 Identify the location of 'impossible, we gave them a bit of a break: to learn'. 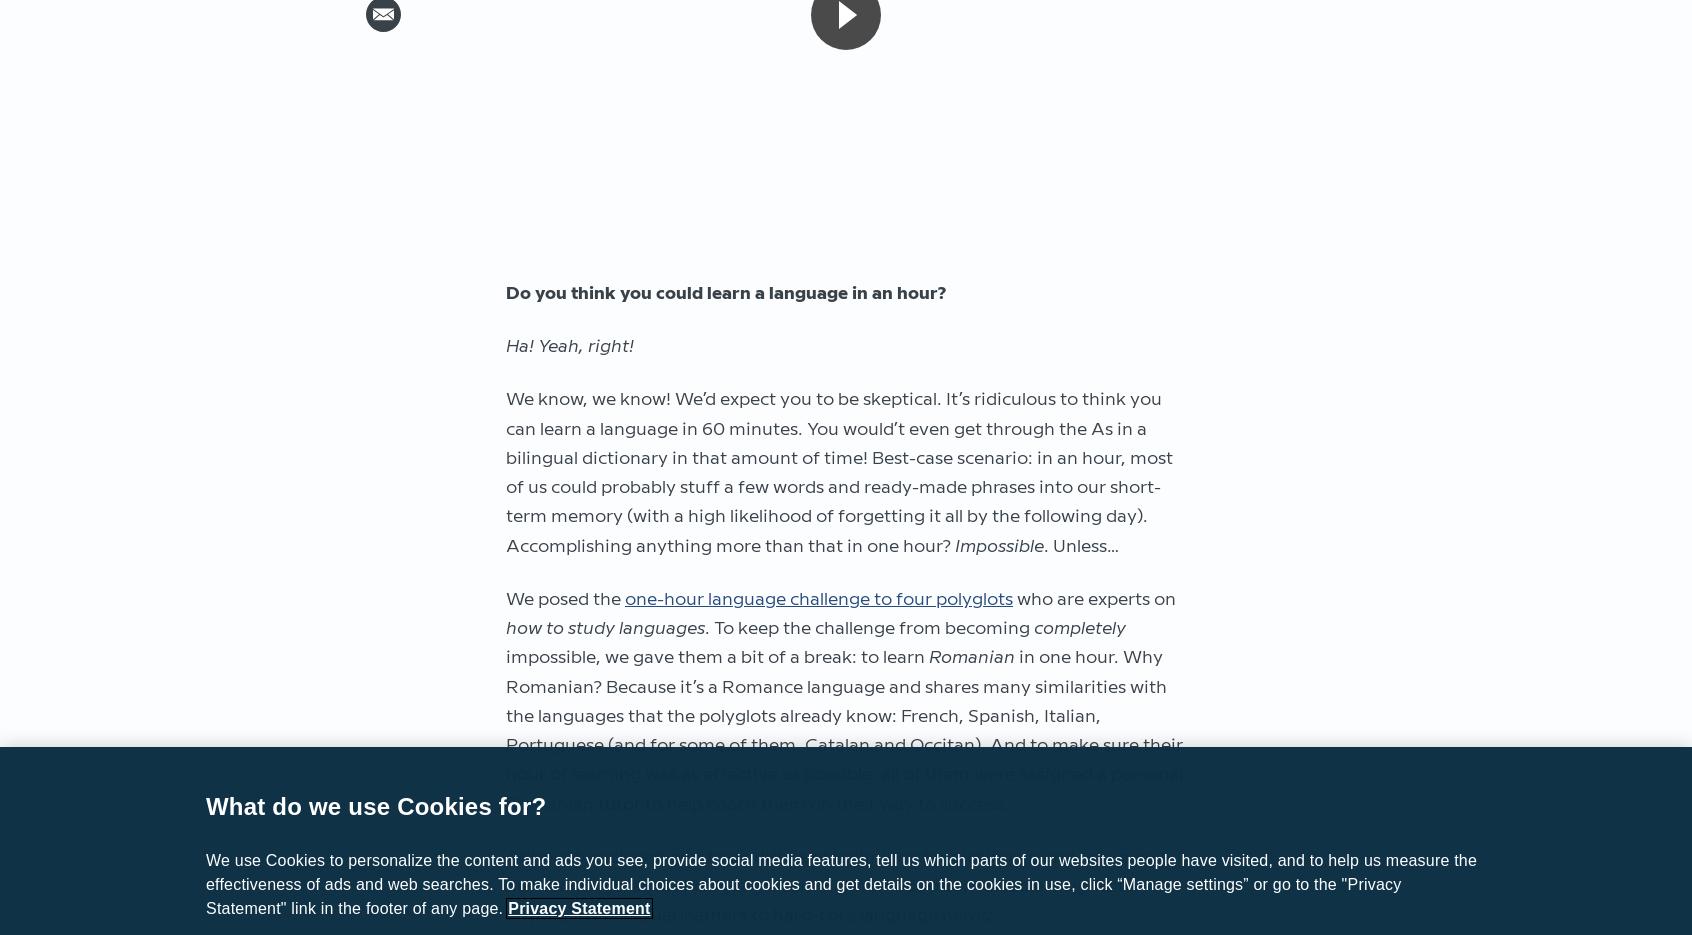
(506, 657).